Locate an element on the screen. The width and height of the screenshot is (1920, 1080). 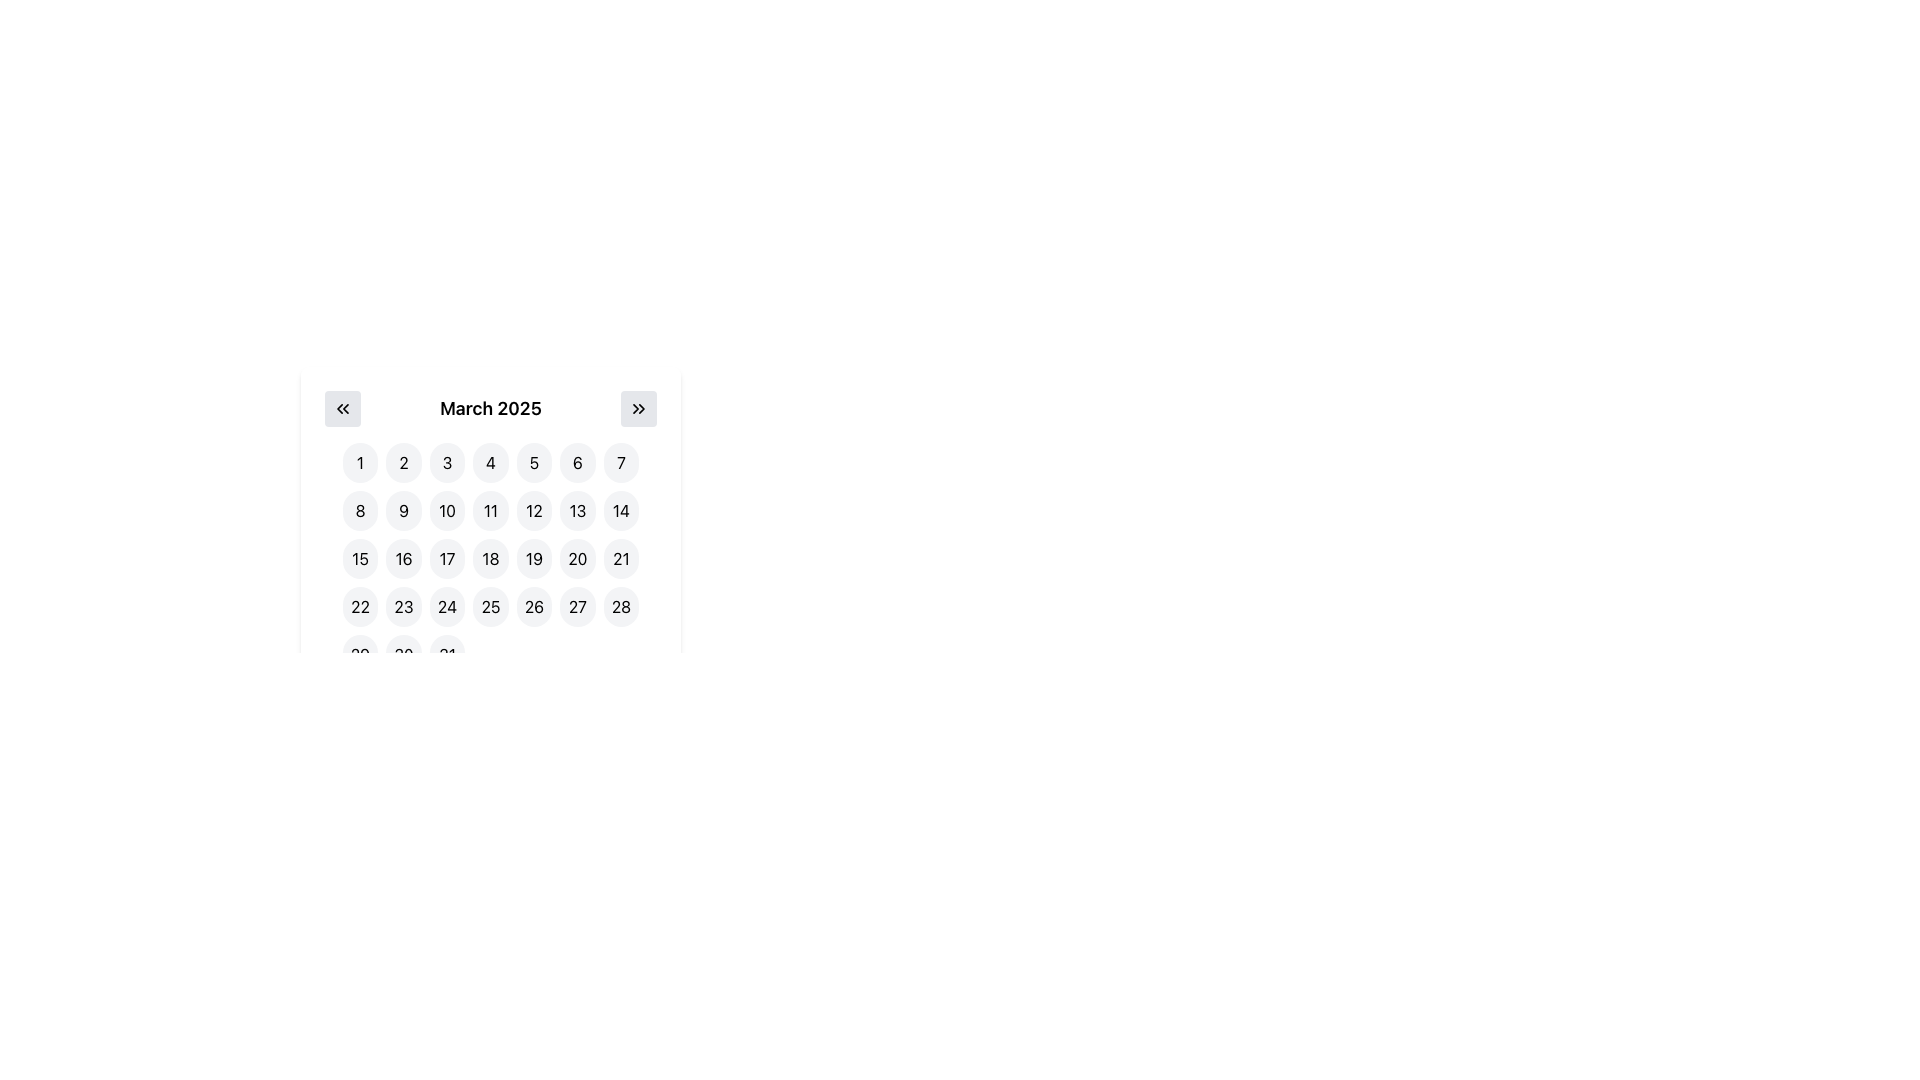
the rounded button with a gray background and the number '21' centered in bold black text is located at coordinates (620, 559).